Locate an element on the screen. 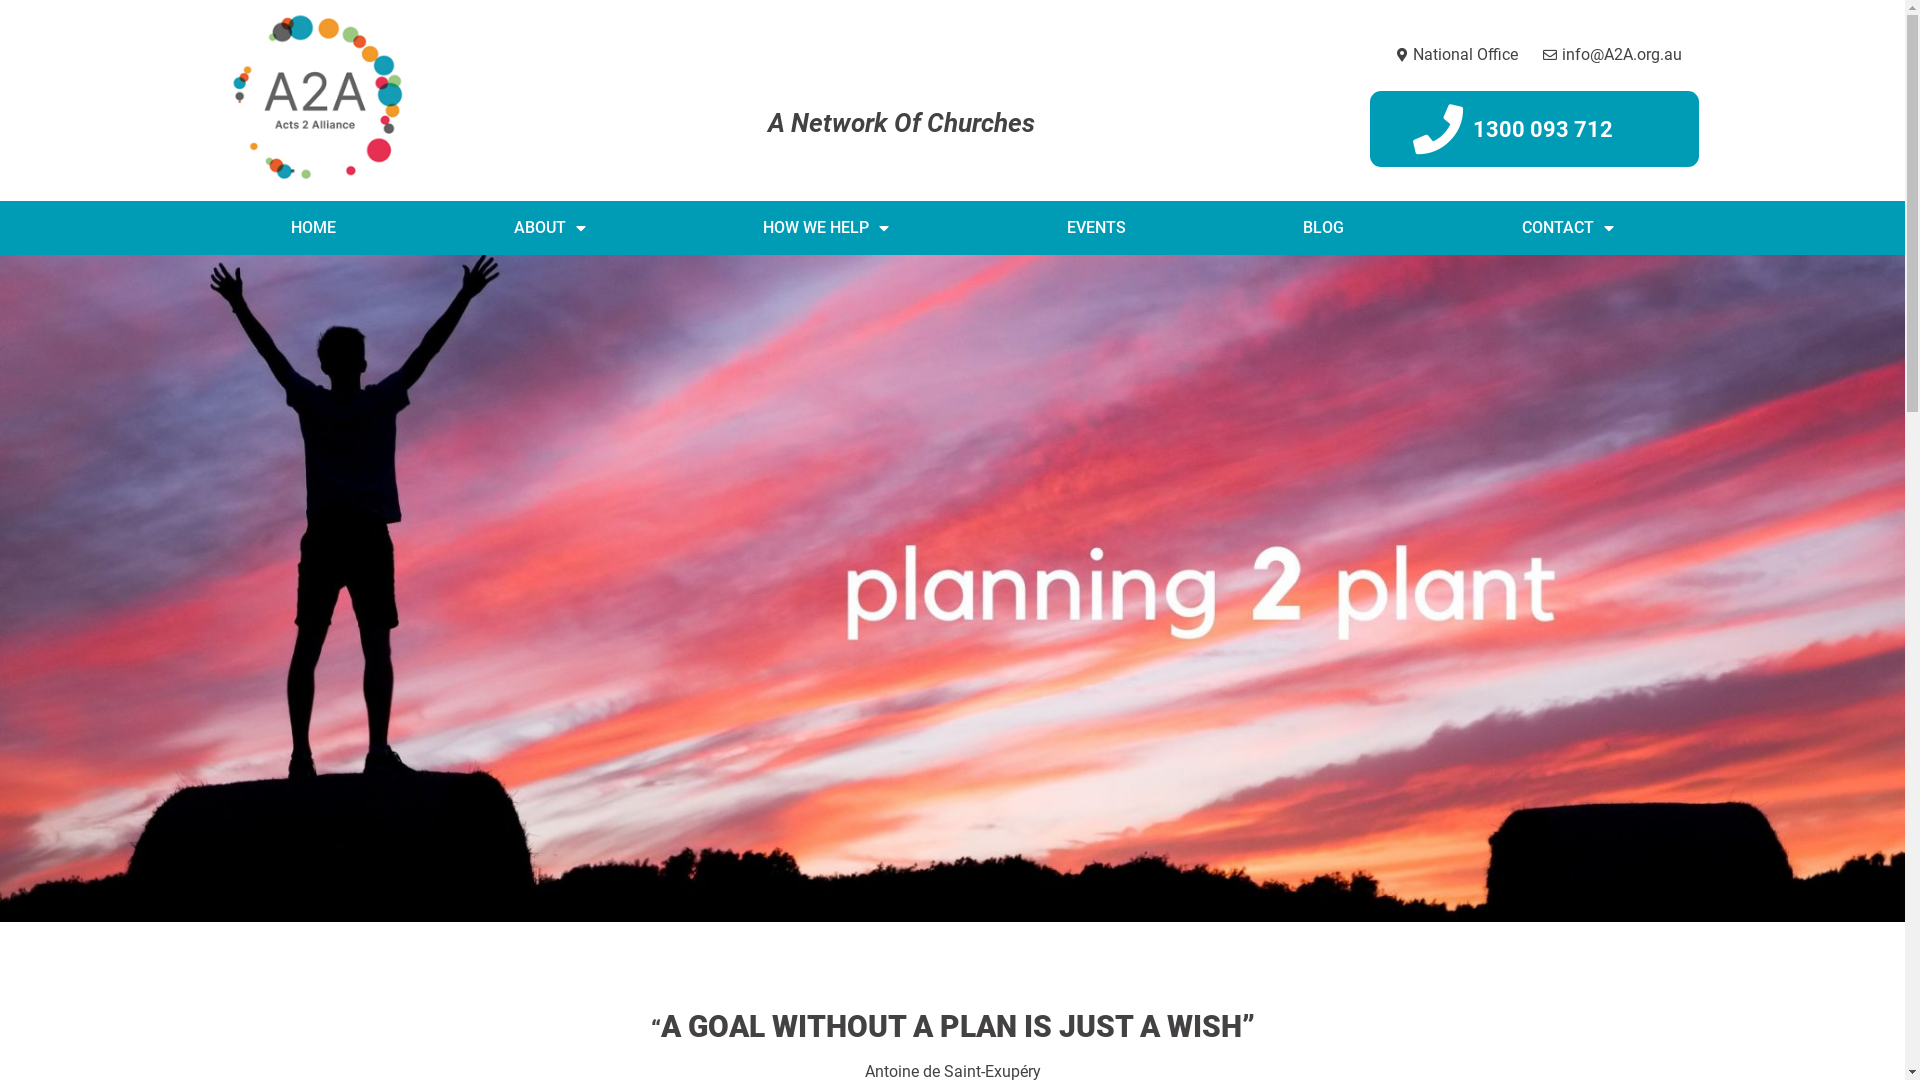  'HOW WE HELP' is located at coordinates (825, 226).